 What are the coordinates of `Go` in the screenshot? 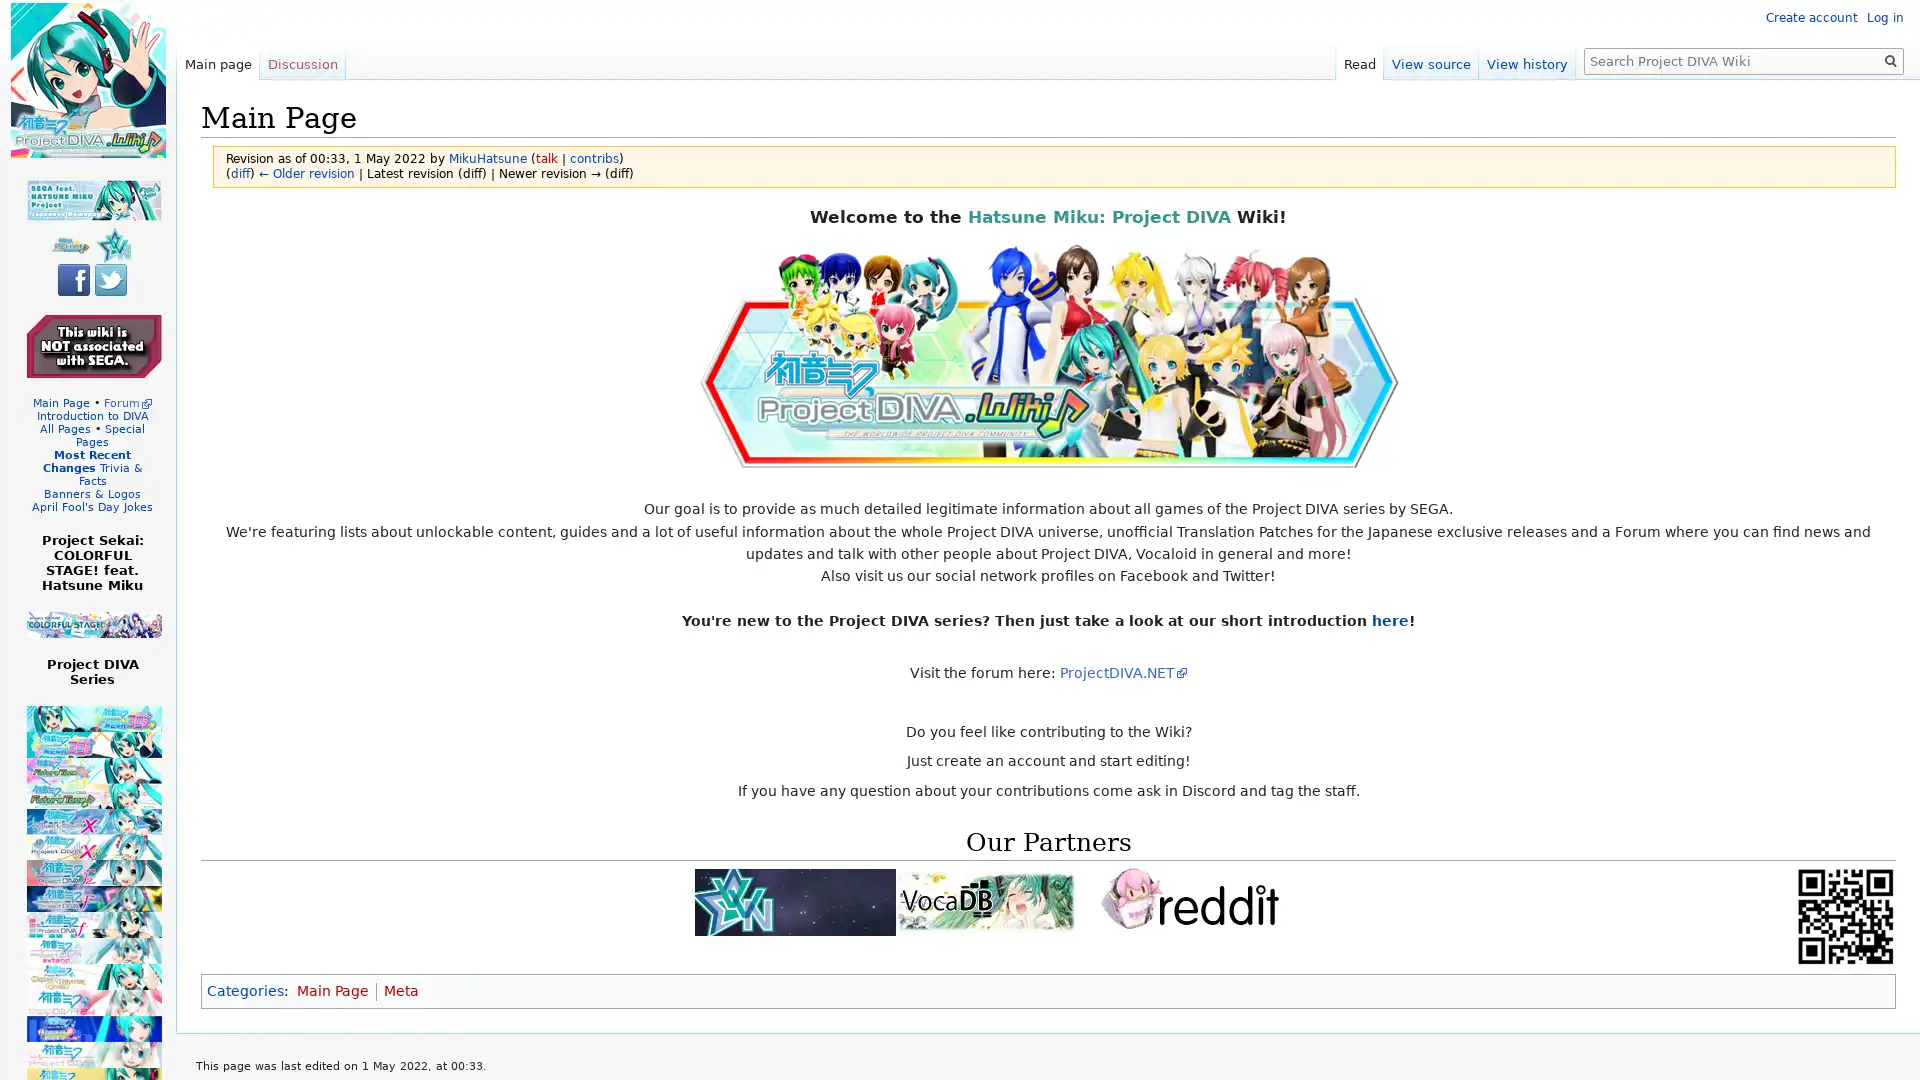 It's located at (1890, 60).